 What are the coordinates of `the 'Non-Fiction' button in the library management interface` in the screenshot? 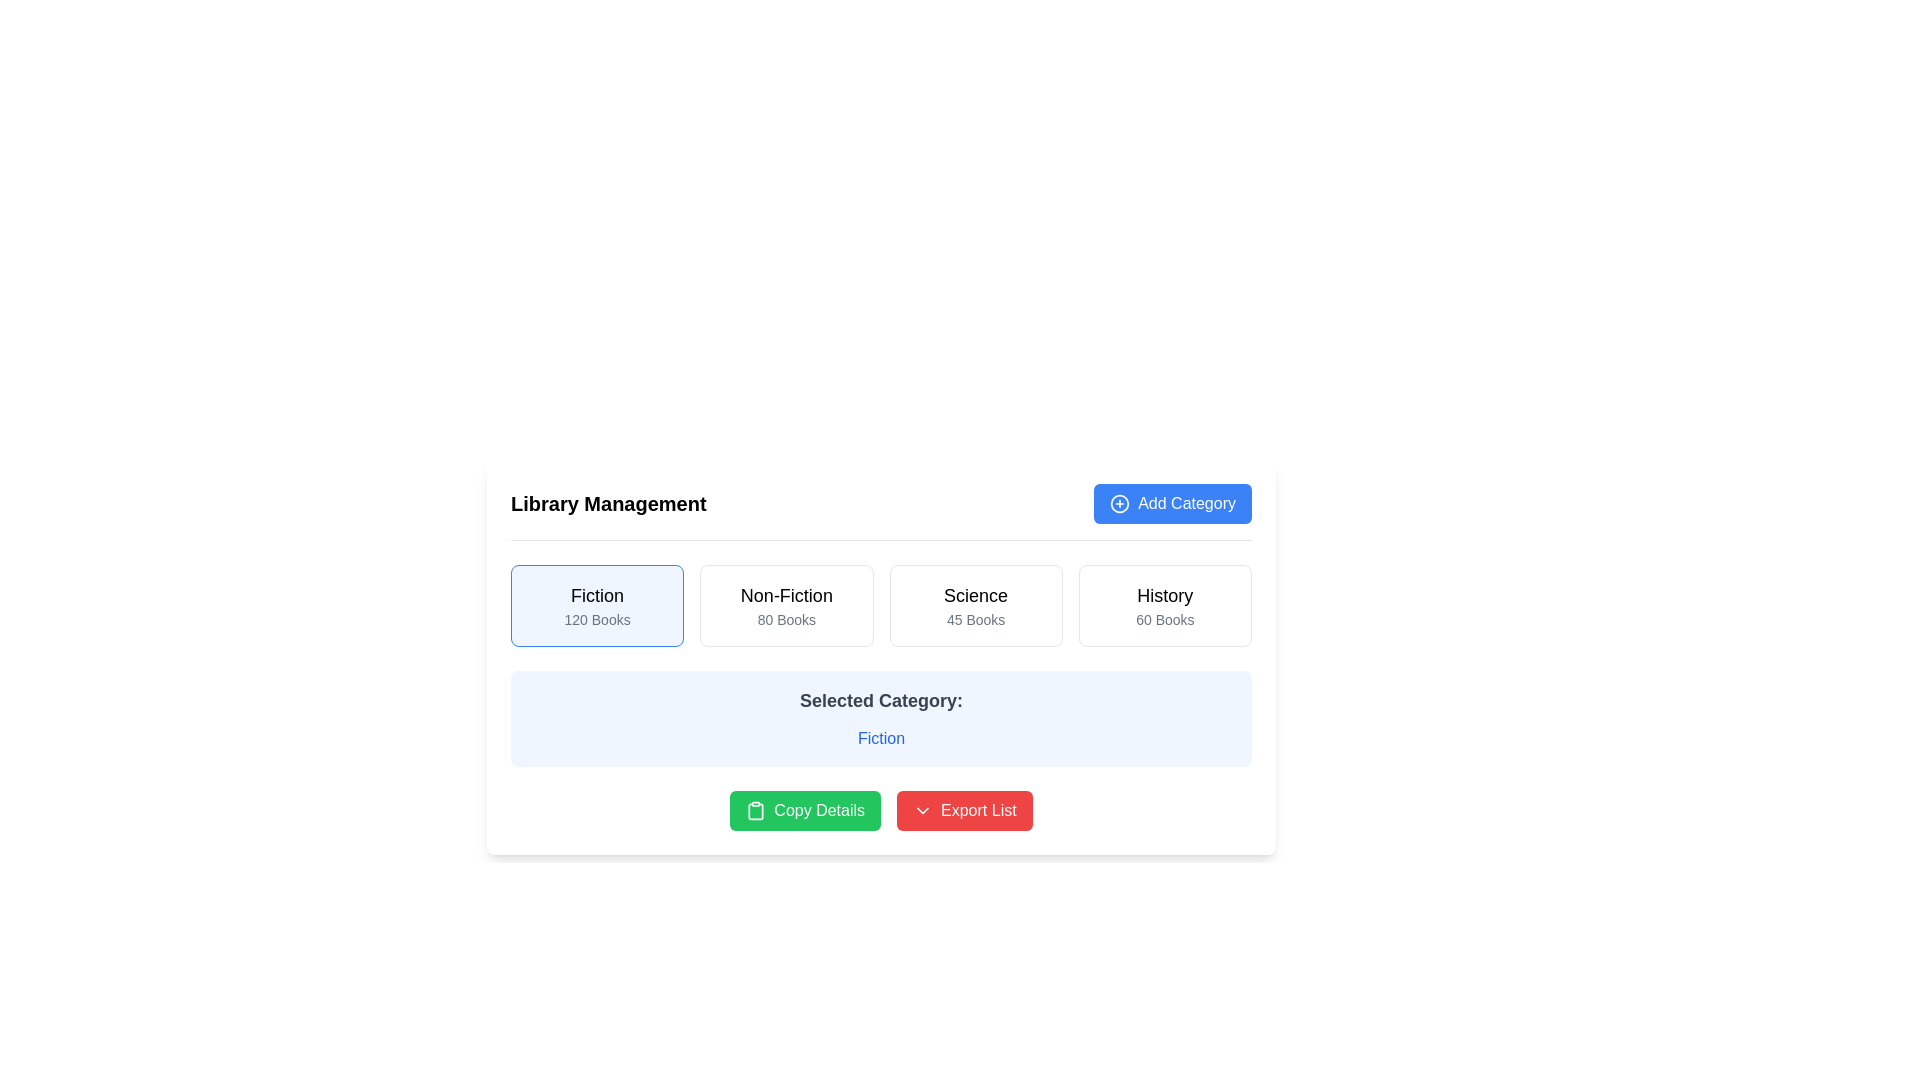 It's located at (785, 604).